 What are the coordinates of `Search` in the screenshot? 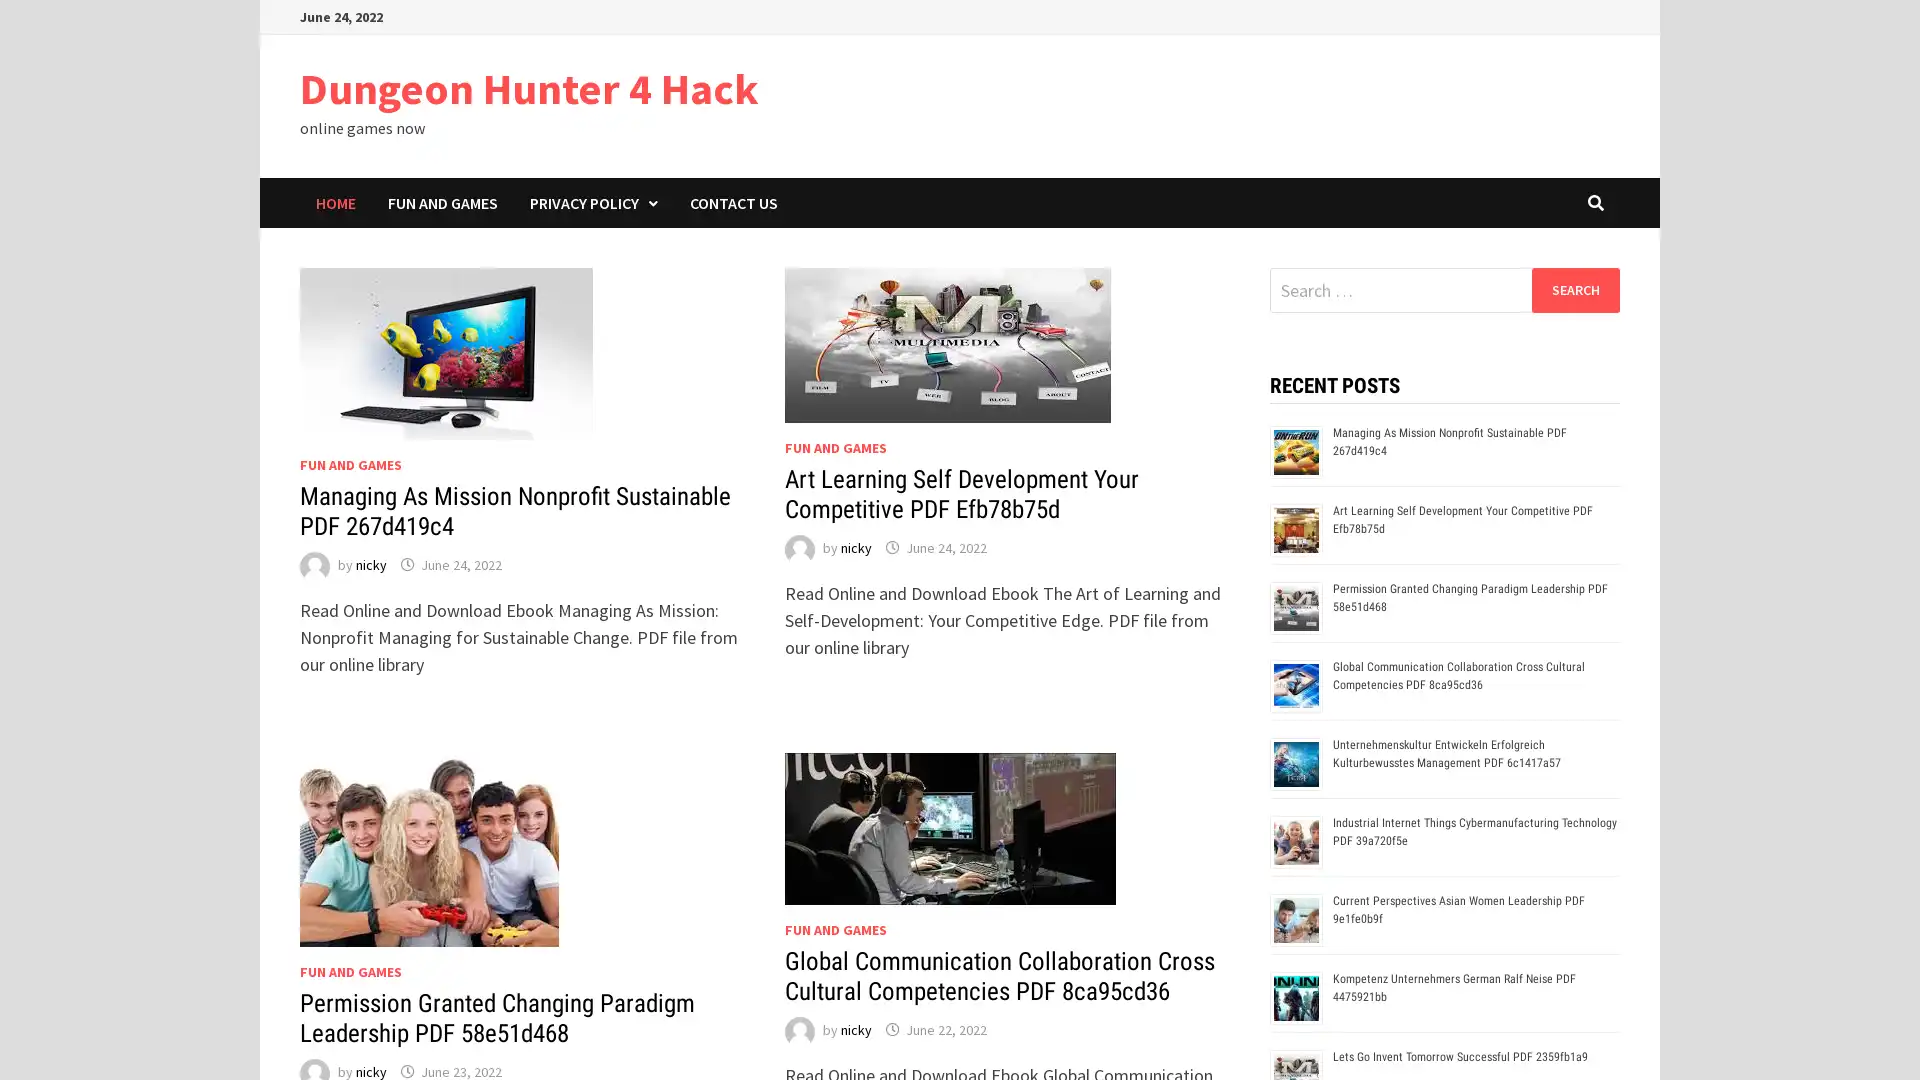 It's located at (1574, 289).